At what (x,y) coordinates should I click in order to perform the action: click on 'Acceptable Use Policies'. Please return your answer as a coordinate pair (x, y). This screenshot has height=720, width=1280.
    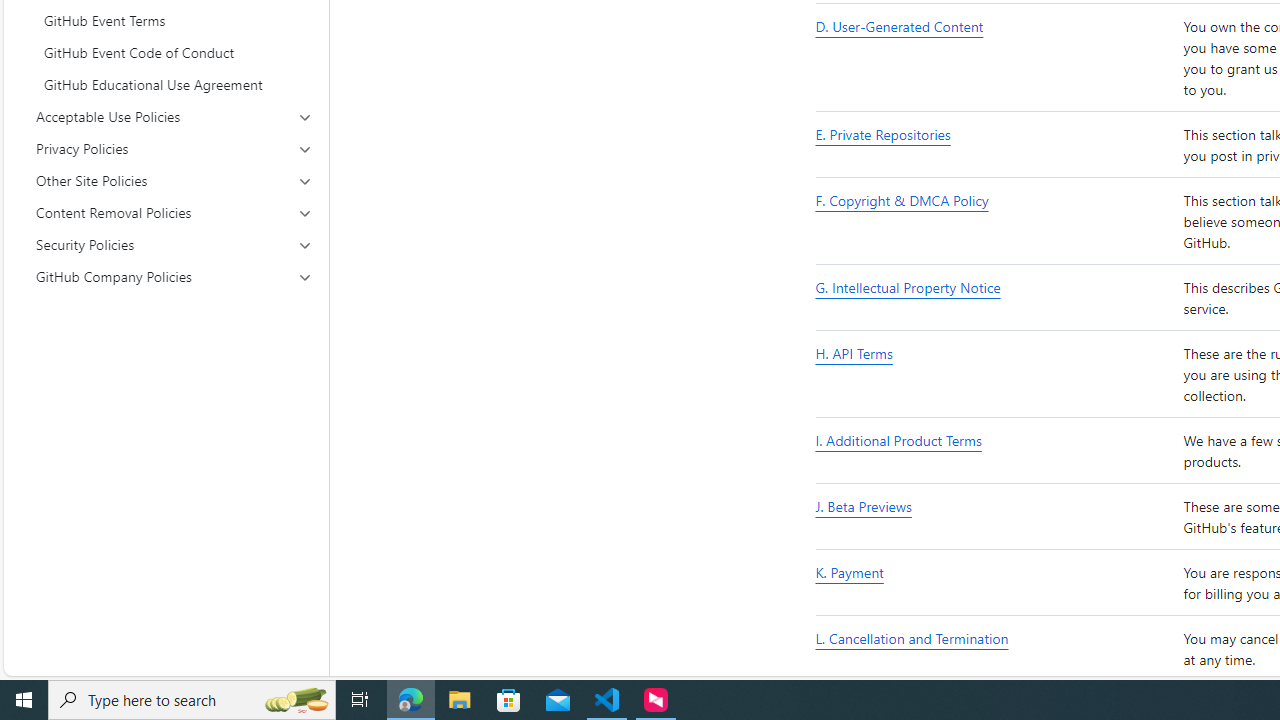
    Looking at the image, I should click on (174, 117).